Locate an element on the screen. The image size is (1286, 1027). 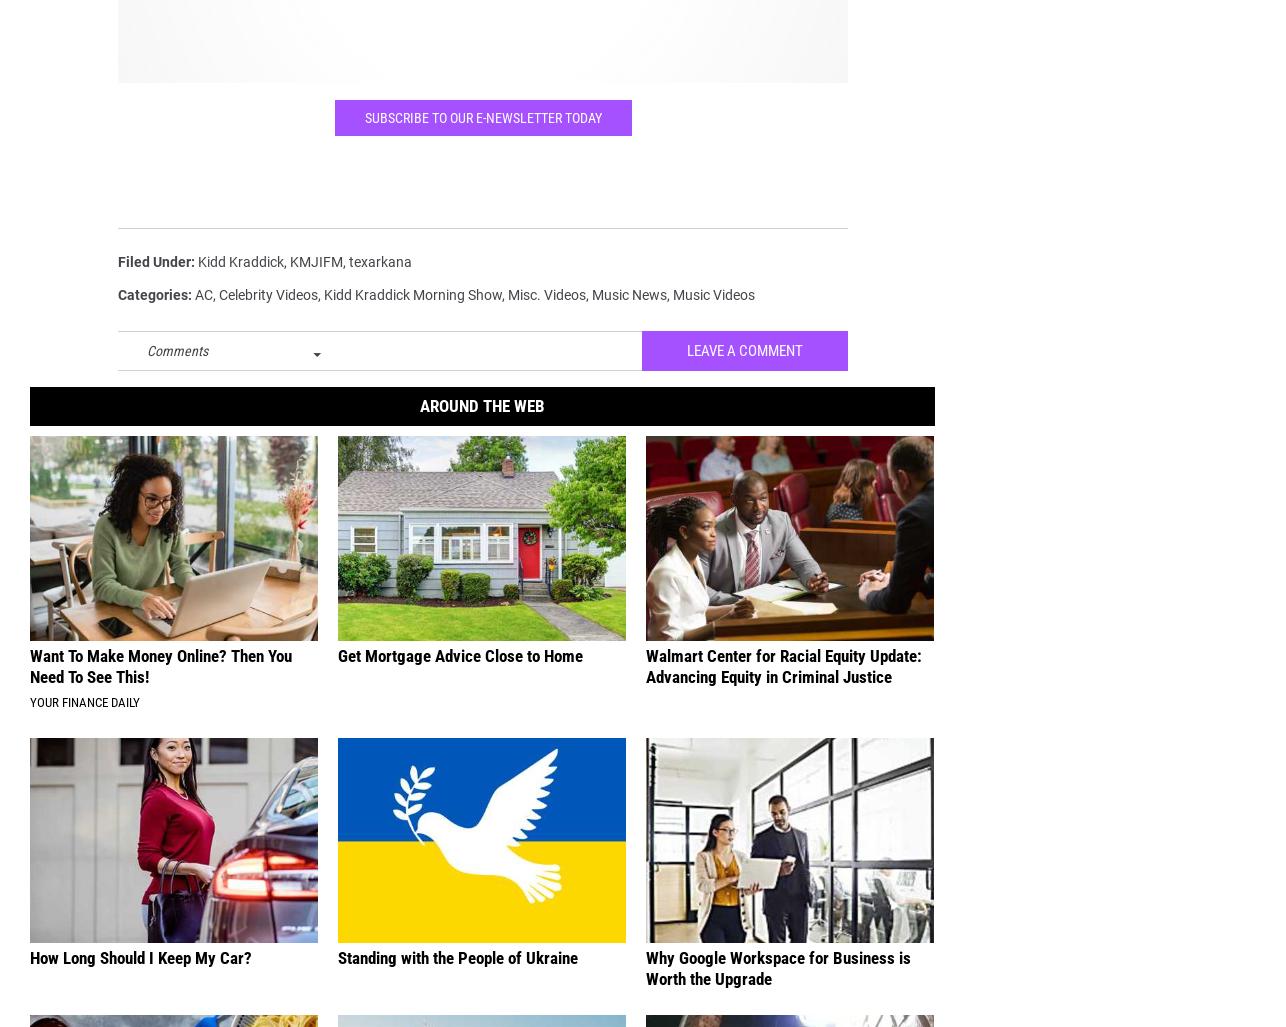
'Music News' is located at coordinates (628, 308).